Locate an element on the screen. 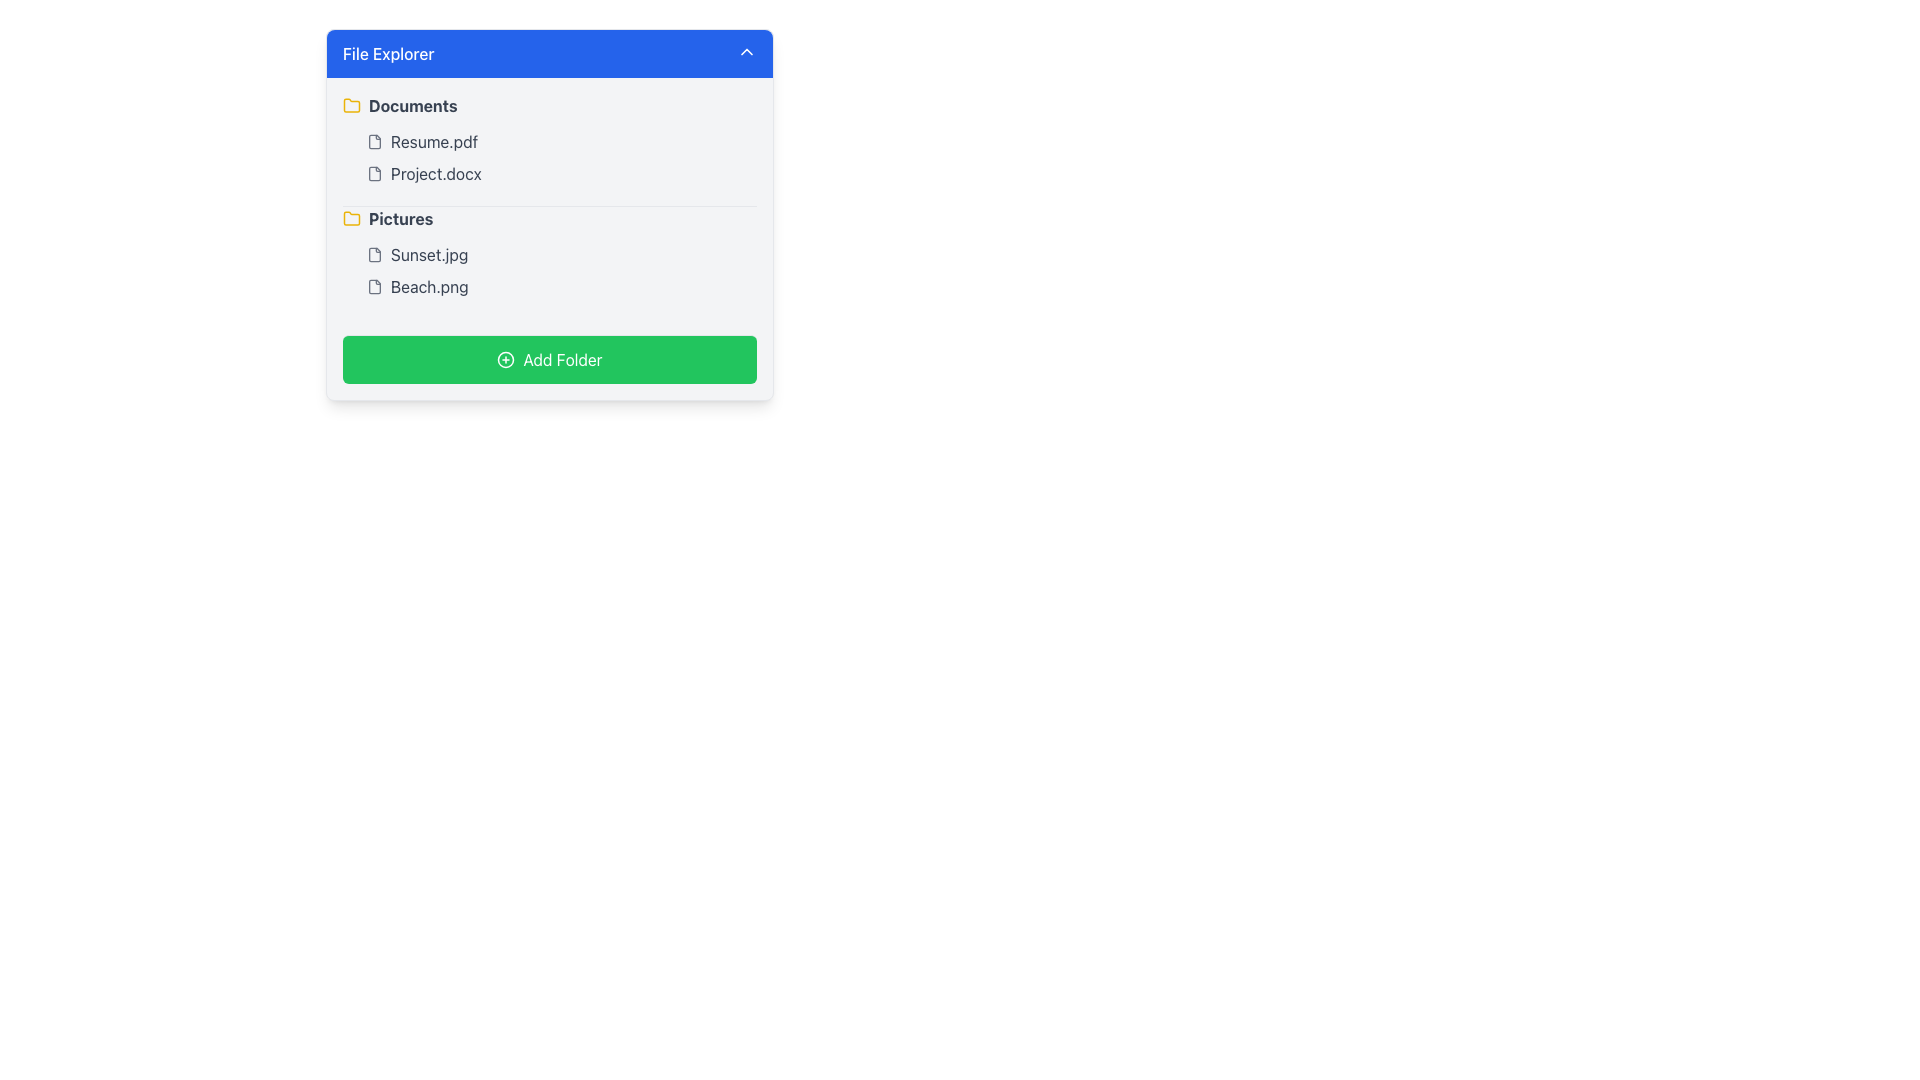  the 'Resume.pdf' file item, which is the first entry in the 'Documents' section of the 'File Explorer' is located at coordinates (560, 141).